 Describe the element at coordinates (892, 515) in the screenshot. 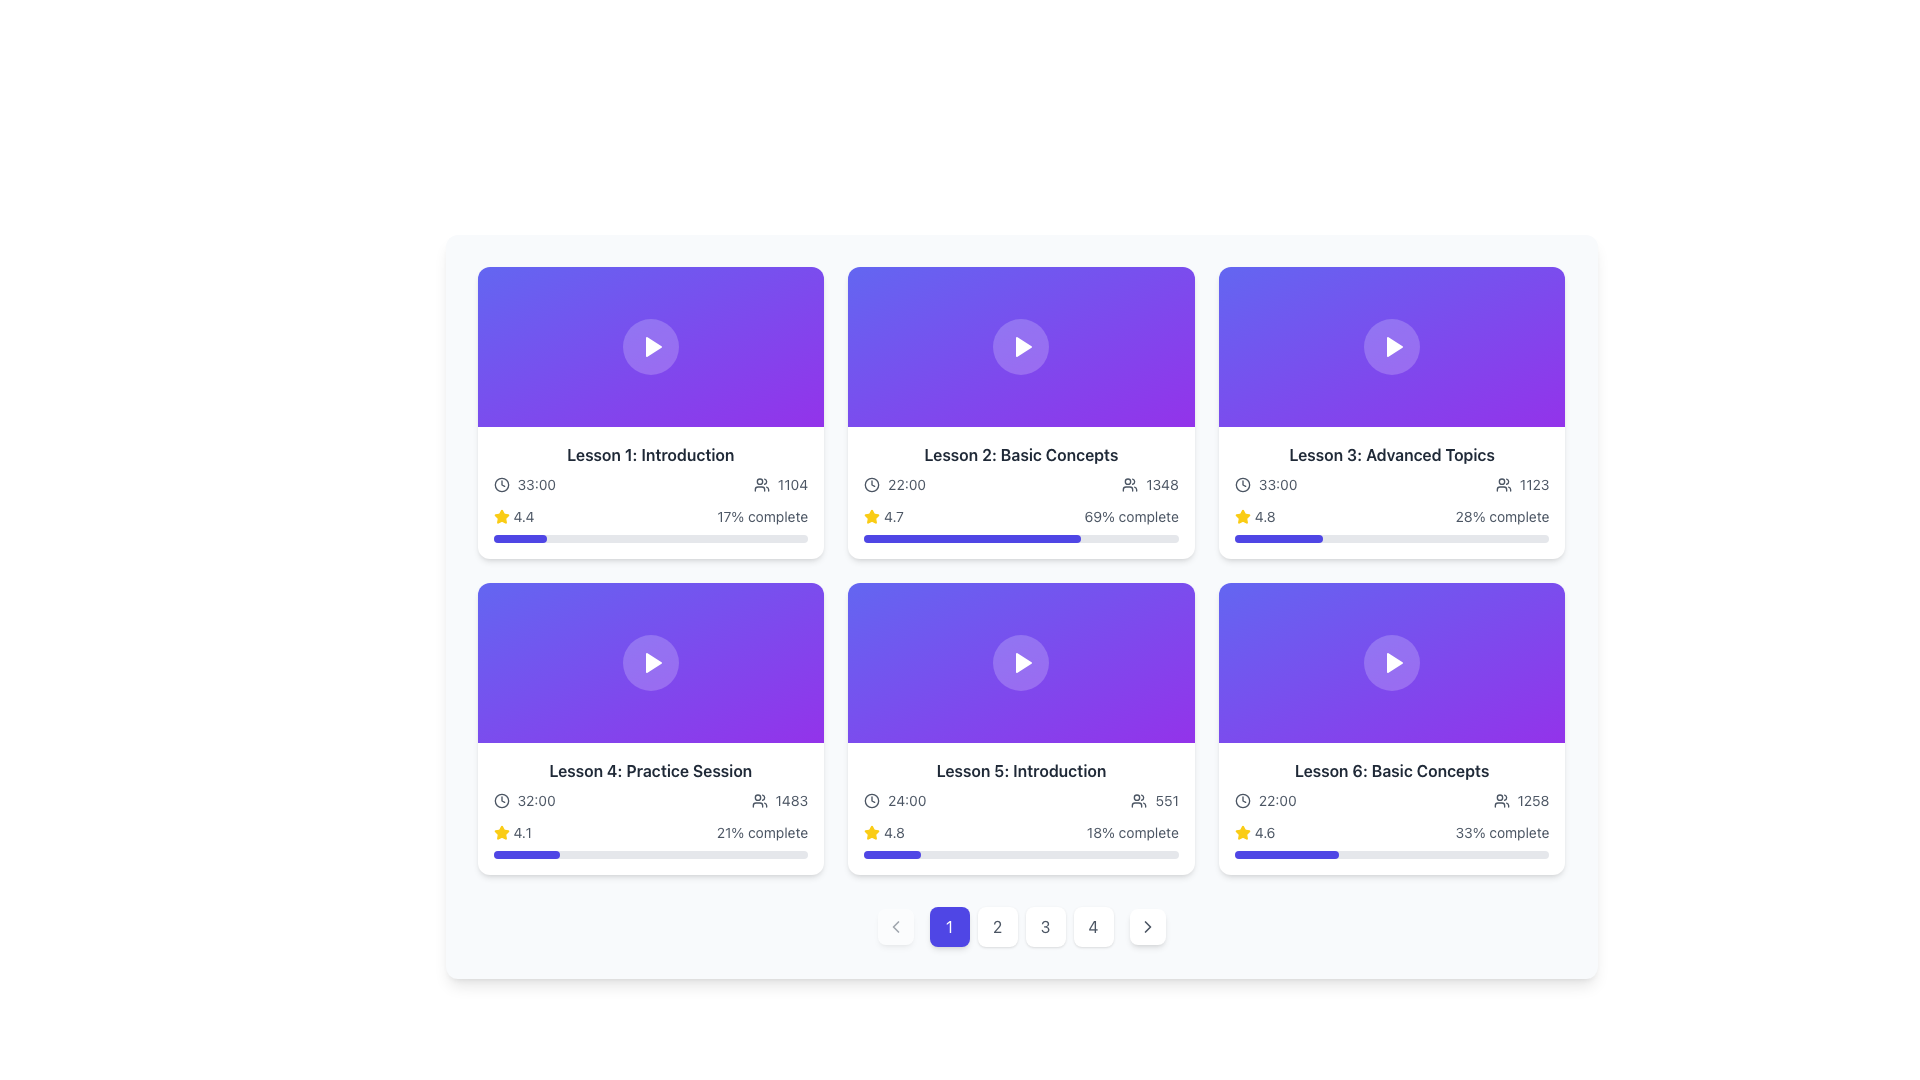

I see `the numeric text label displaying the value '4.7' located in the lower-left section of the card layout for 'Lesson 2: Basic Concepts', which is adjacent to a star icon` at that location.